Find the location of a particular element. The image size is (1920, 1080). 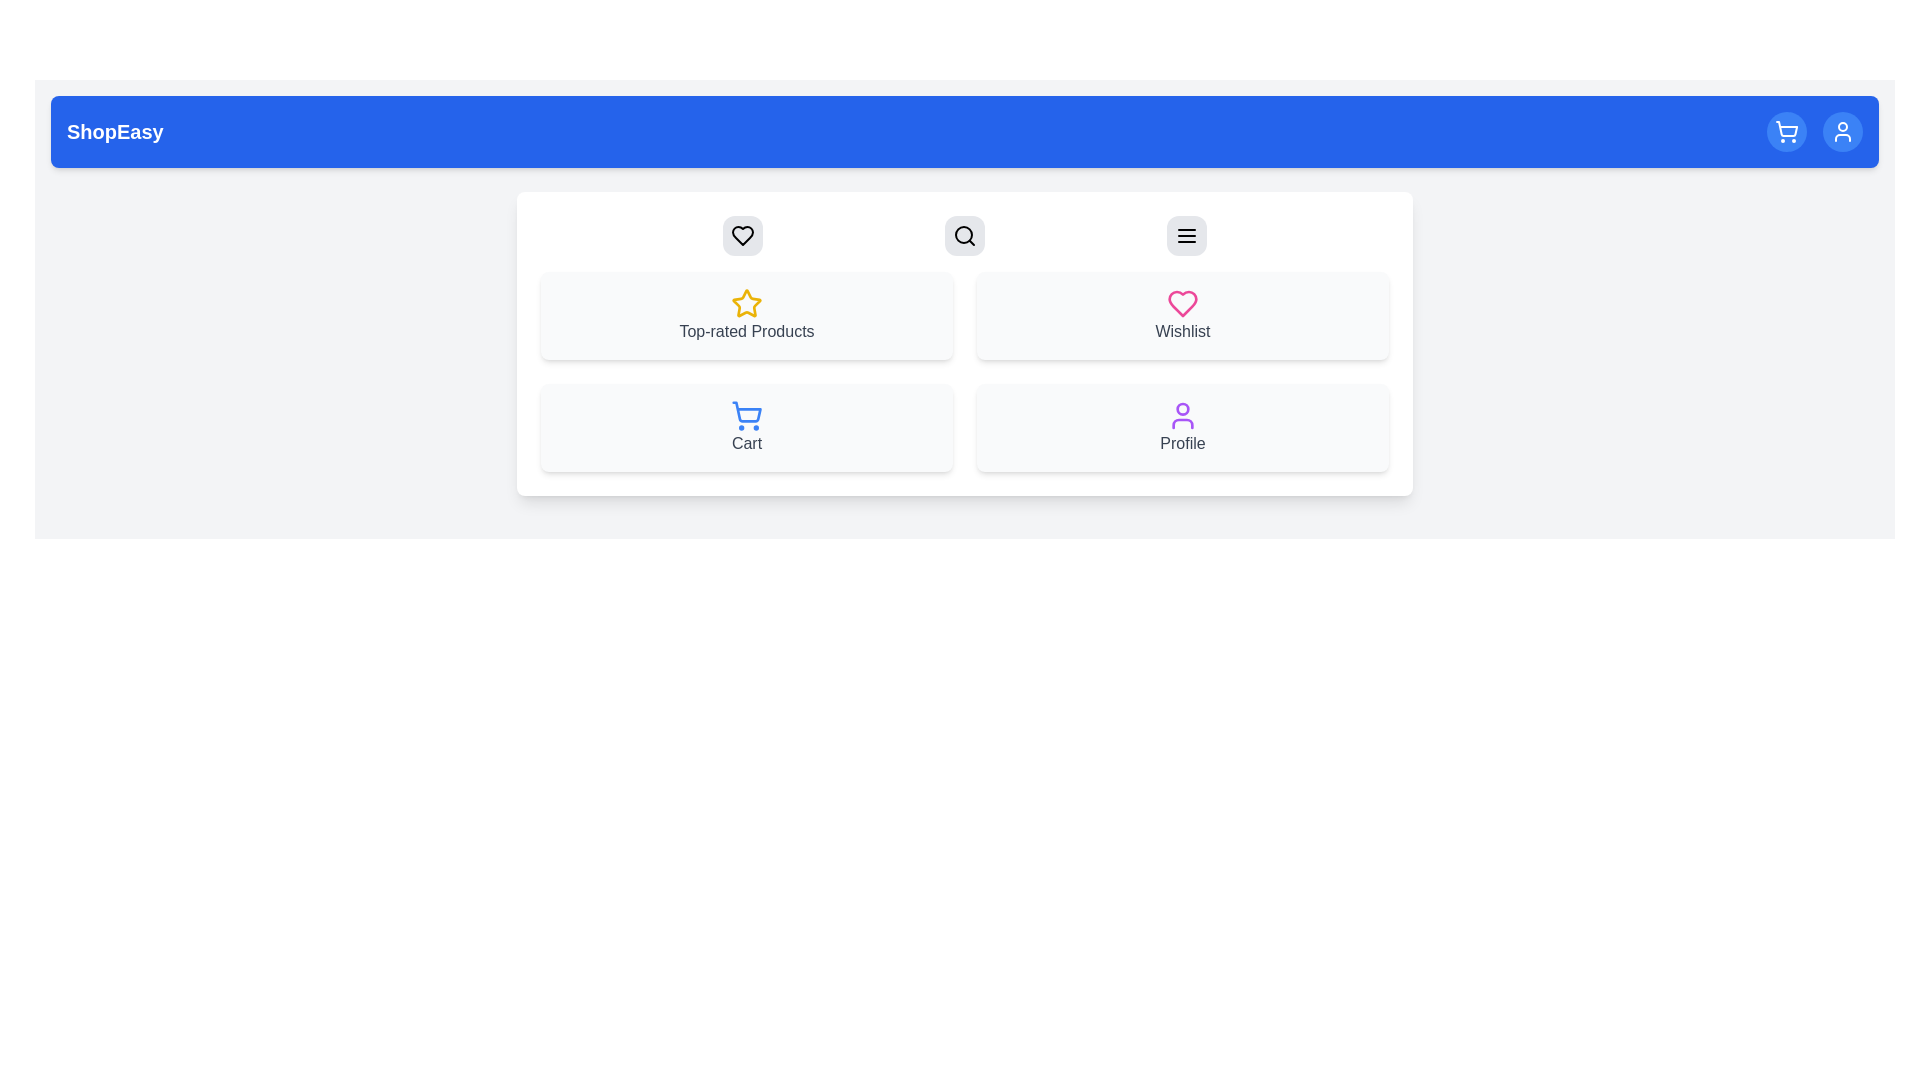

the shopping cart icon located at the top-right corner of the blue navigation bar is located at coordinates (1786, 131).